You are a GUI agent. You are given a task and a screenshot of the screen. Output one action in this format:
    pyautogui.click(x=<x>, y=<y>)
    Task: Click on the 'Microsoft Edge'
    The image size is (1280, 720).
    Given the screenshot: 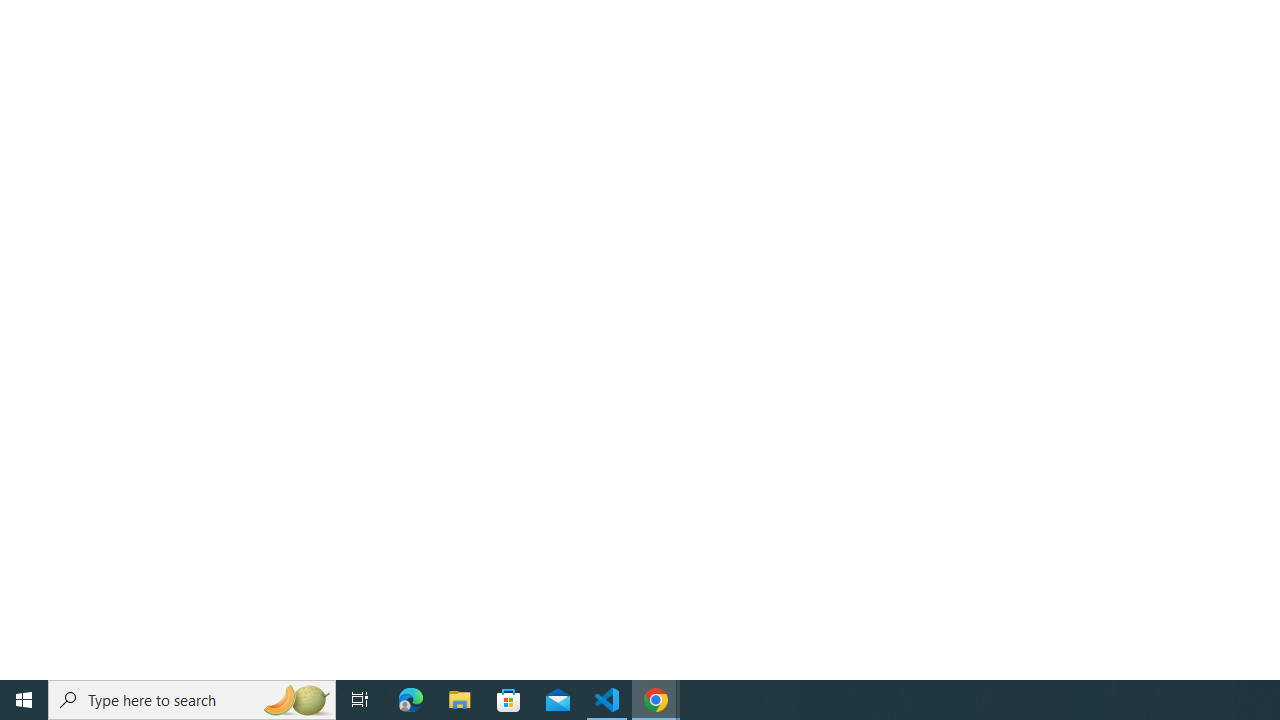 What is the action you would take?
    pyautogui.click(x=410, y=698)
    